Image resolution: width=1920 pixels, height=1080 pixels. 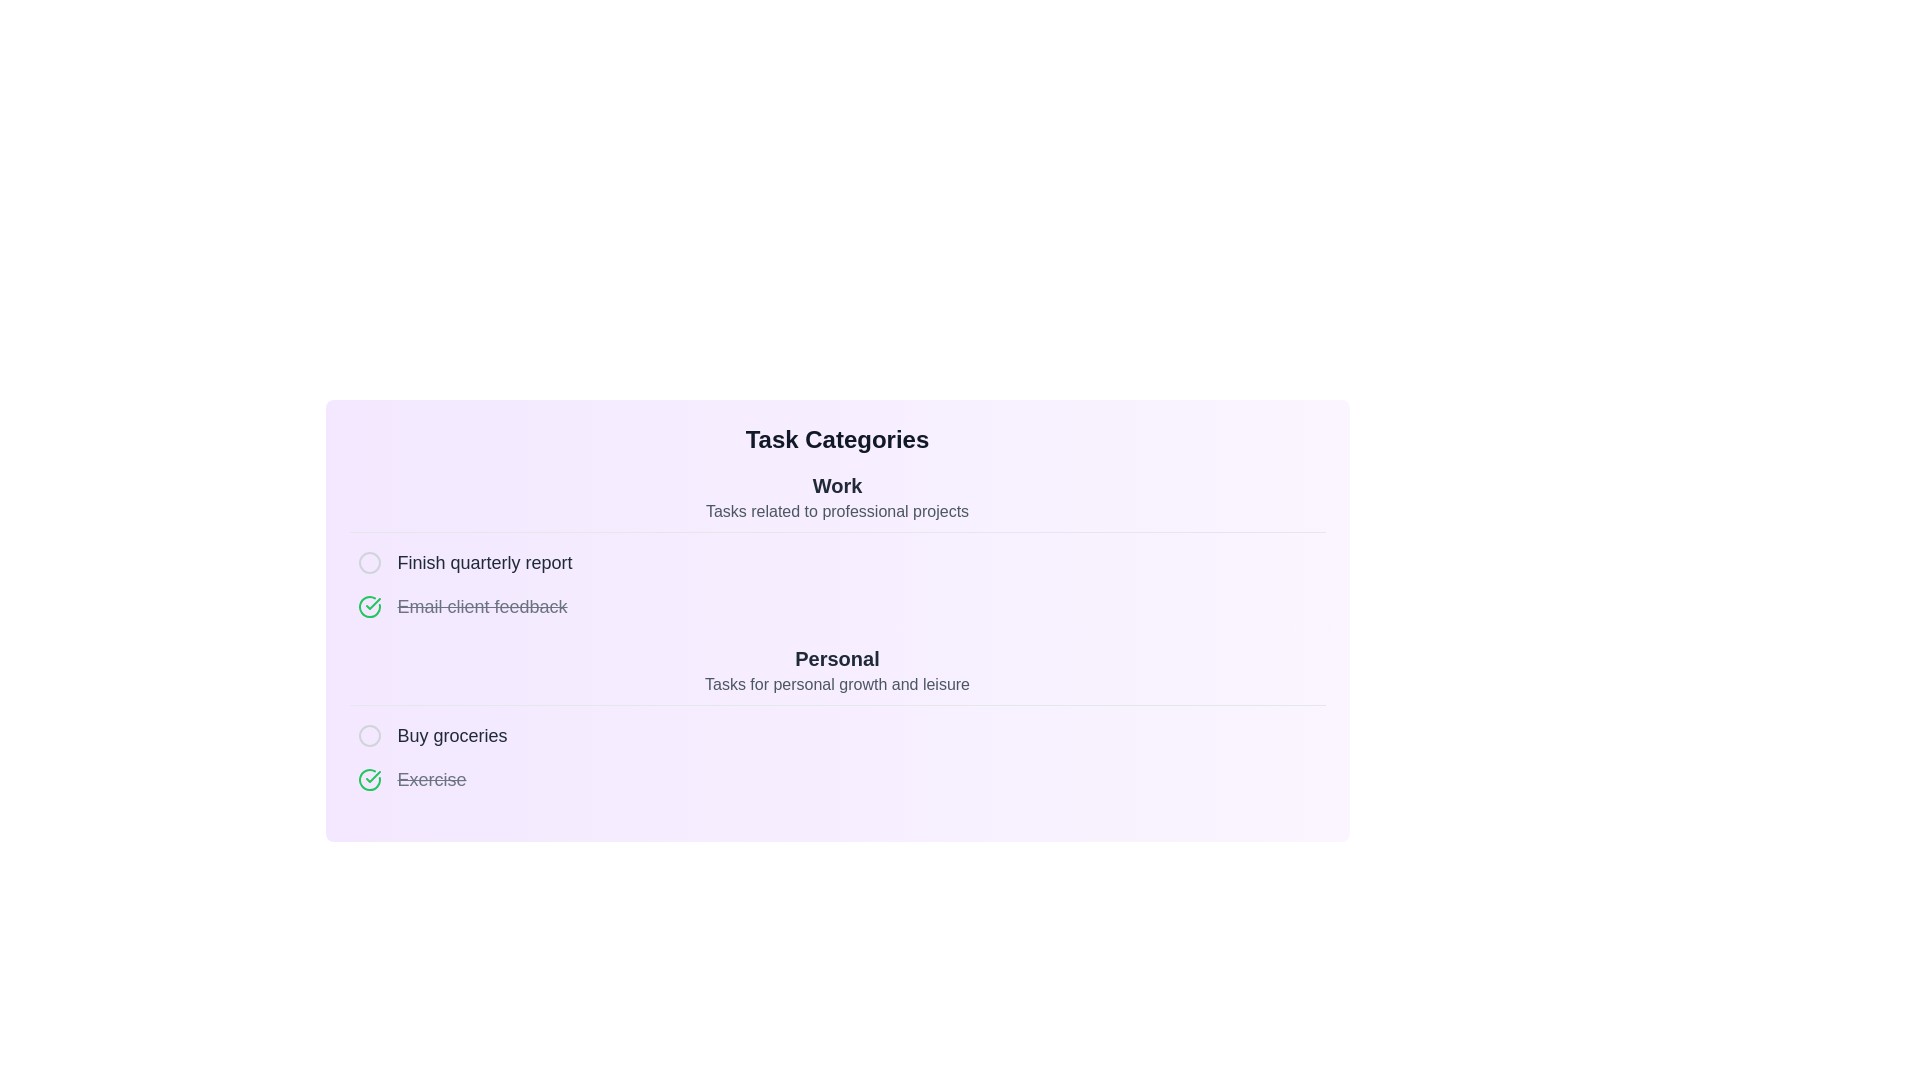 What do you see at coordinates (451, 736) in the screenshot?
I see `the text label that denotes a task in the 'Personal' to-do list section, which is the third item in the list and aligned horizontally with an adjacent checkbox` at bounding box center [451, 736].